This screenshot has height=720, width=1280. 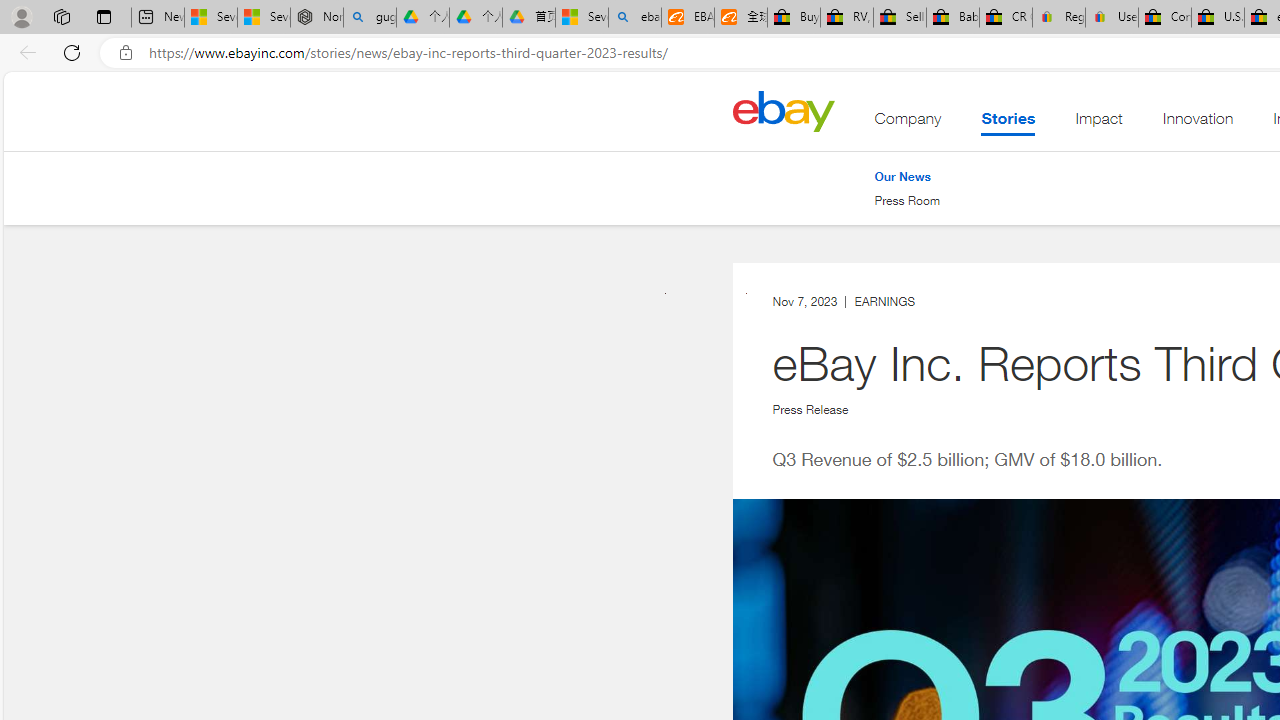 What do you see at coordinates (793, 17) in the screenshot?
I see `'Buy Auto Parts & Accessories | eBay'` at bounding box center [793, 17].